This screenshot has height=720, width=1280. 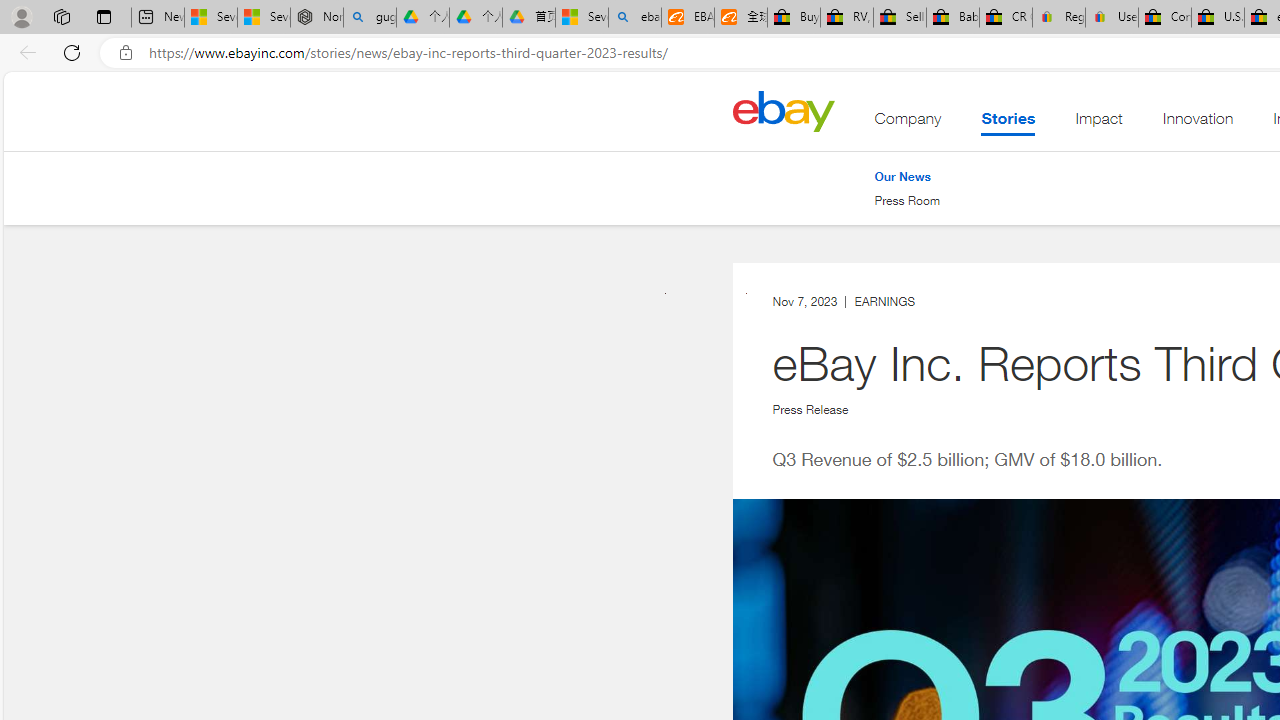 What do you see at coordinates (793, 17) in the screenshot?
I see `'Buy Auto Parts & Accessories | eBay'` at bounding box center [793, 17].